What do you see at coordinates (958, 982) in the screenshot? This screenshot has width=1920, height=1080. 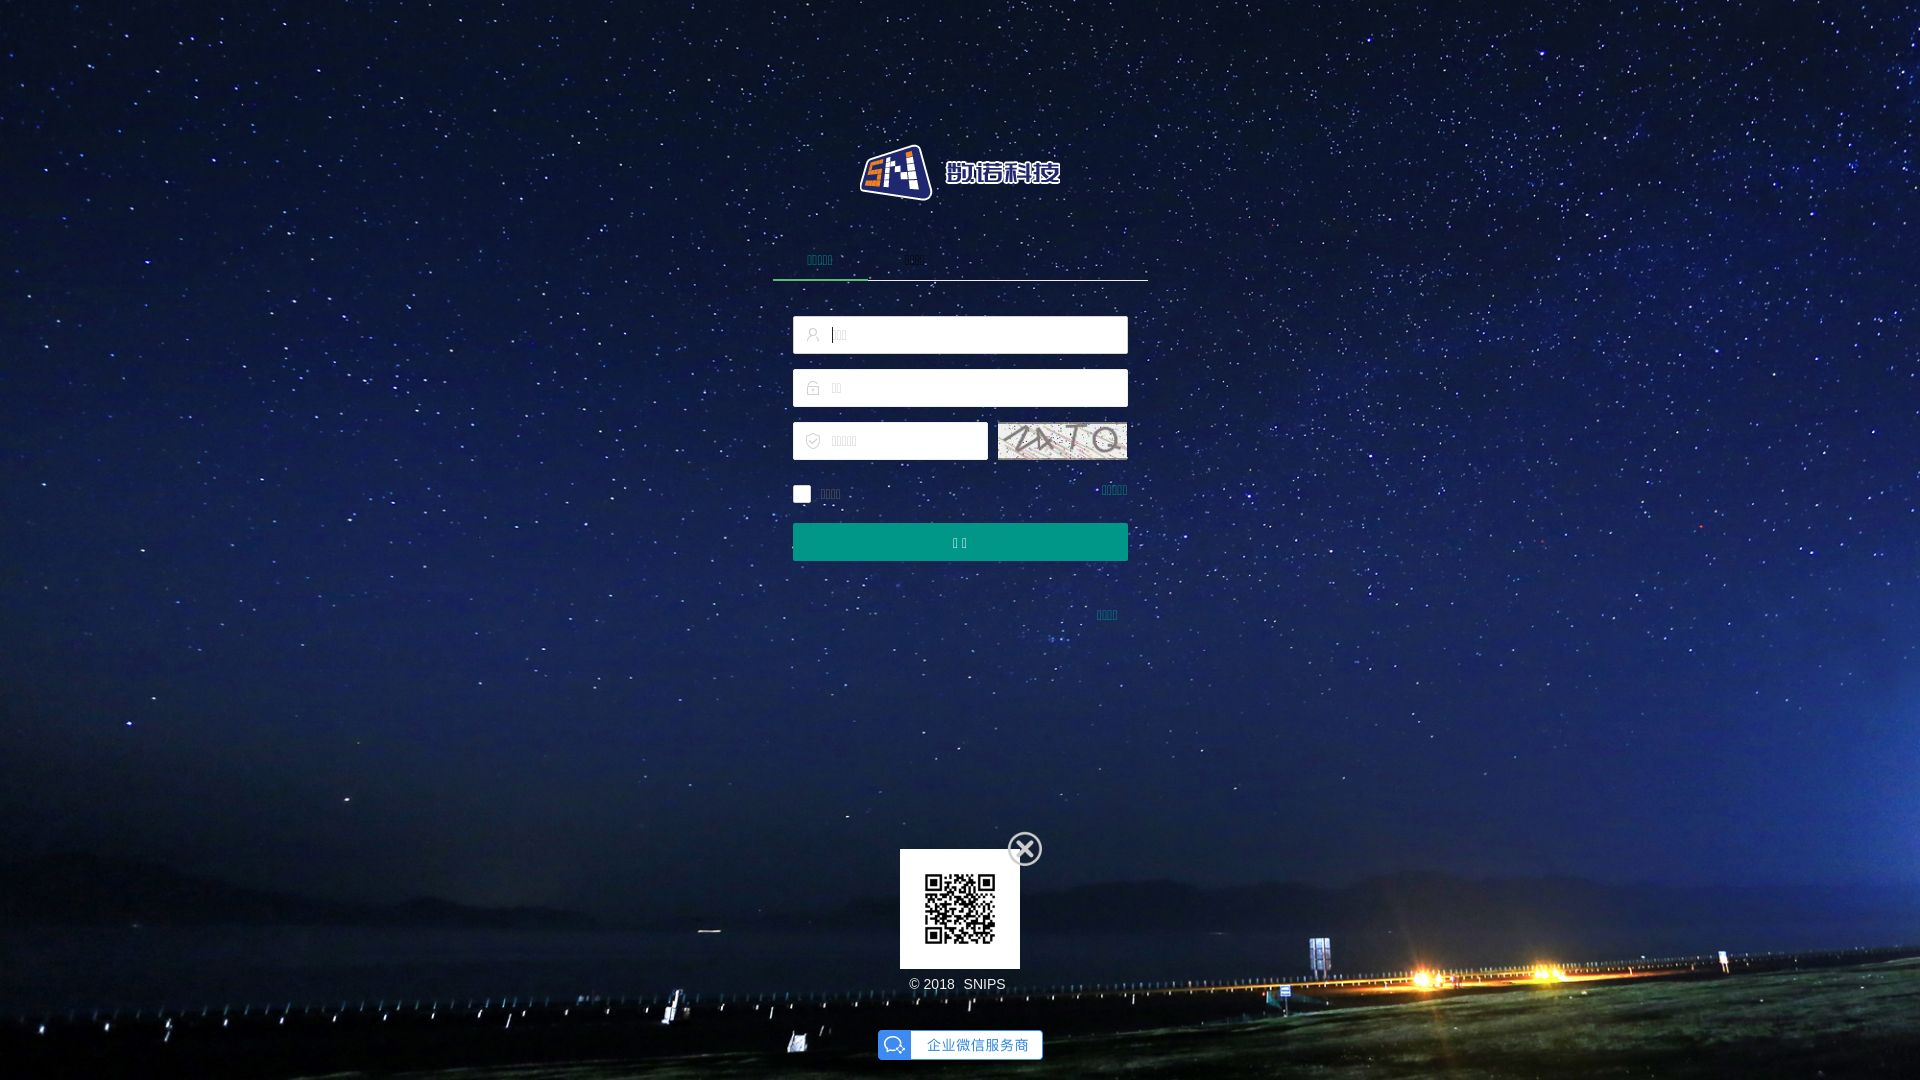 I see `'SNIPS'` at bounding box center [958, 982].